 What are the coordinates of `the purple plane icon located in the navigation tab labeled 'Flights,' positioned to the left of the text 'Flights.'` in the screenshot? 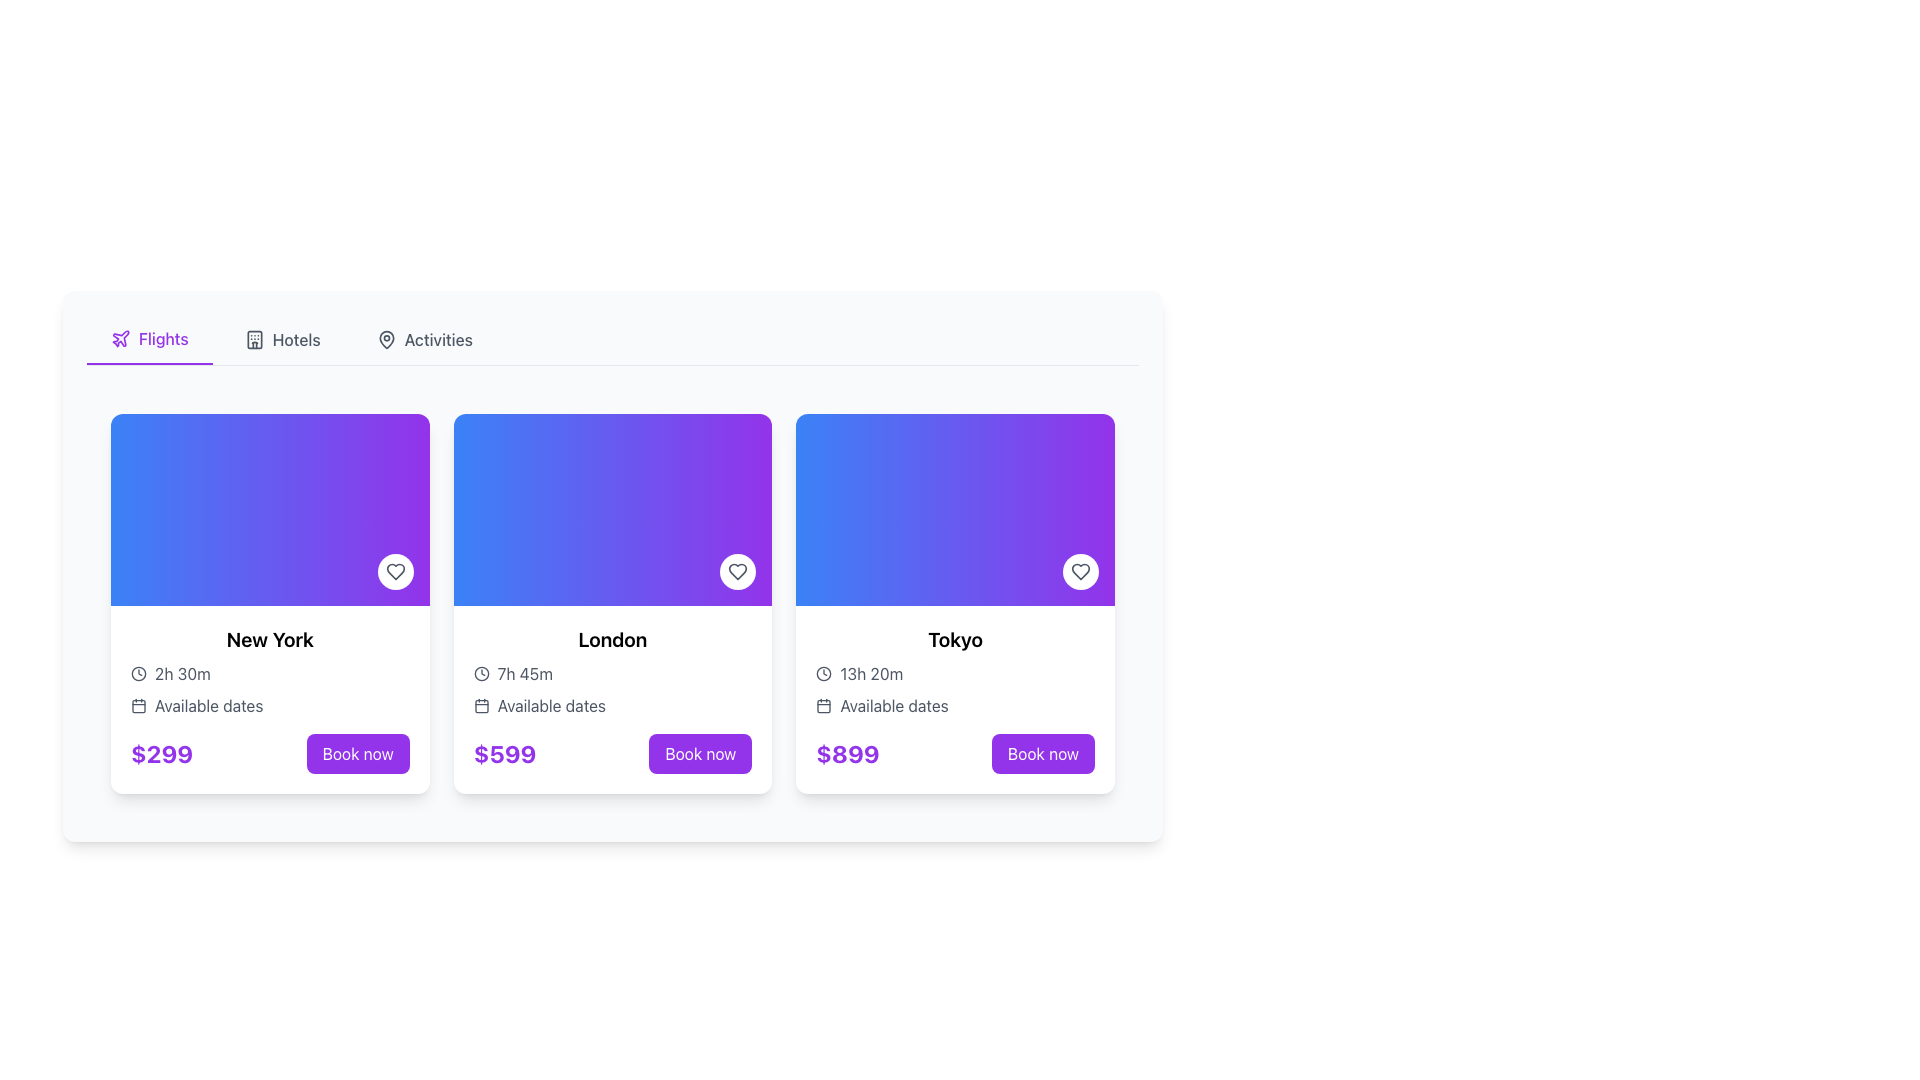 It's located at (119, 338).